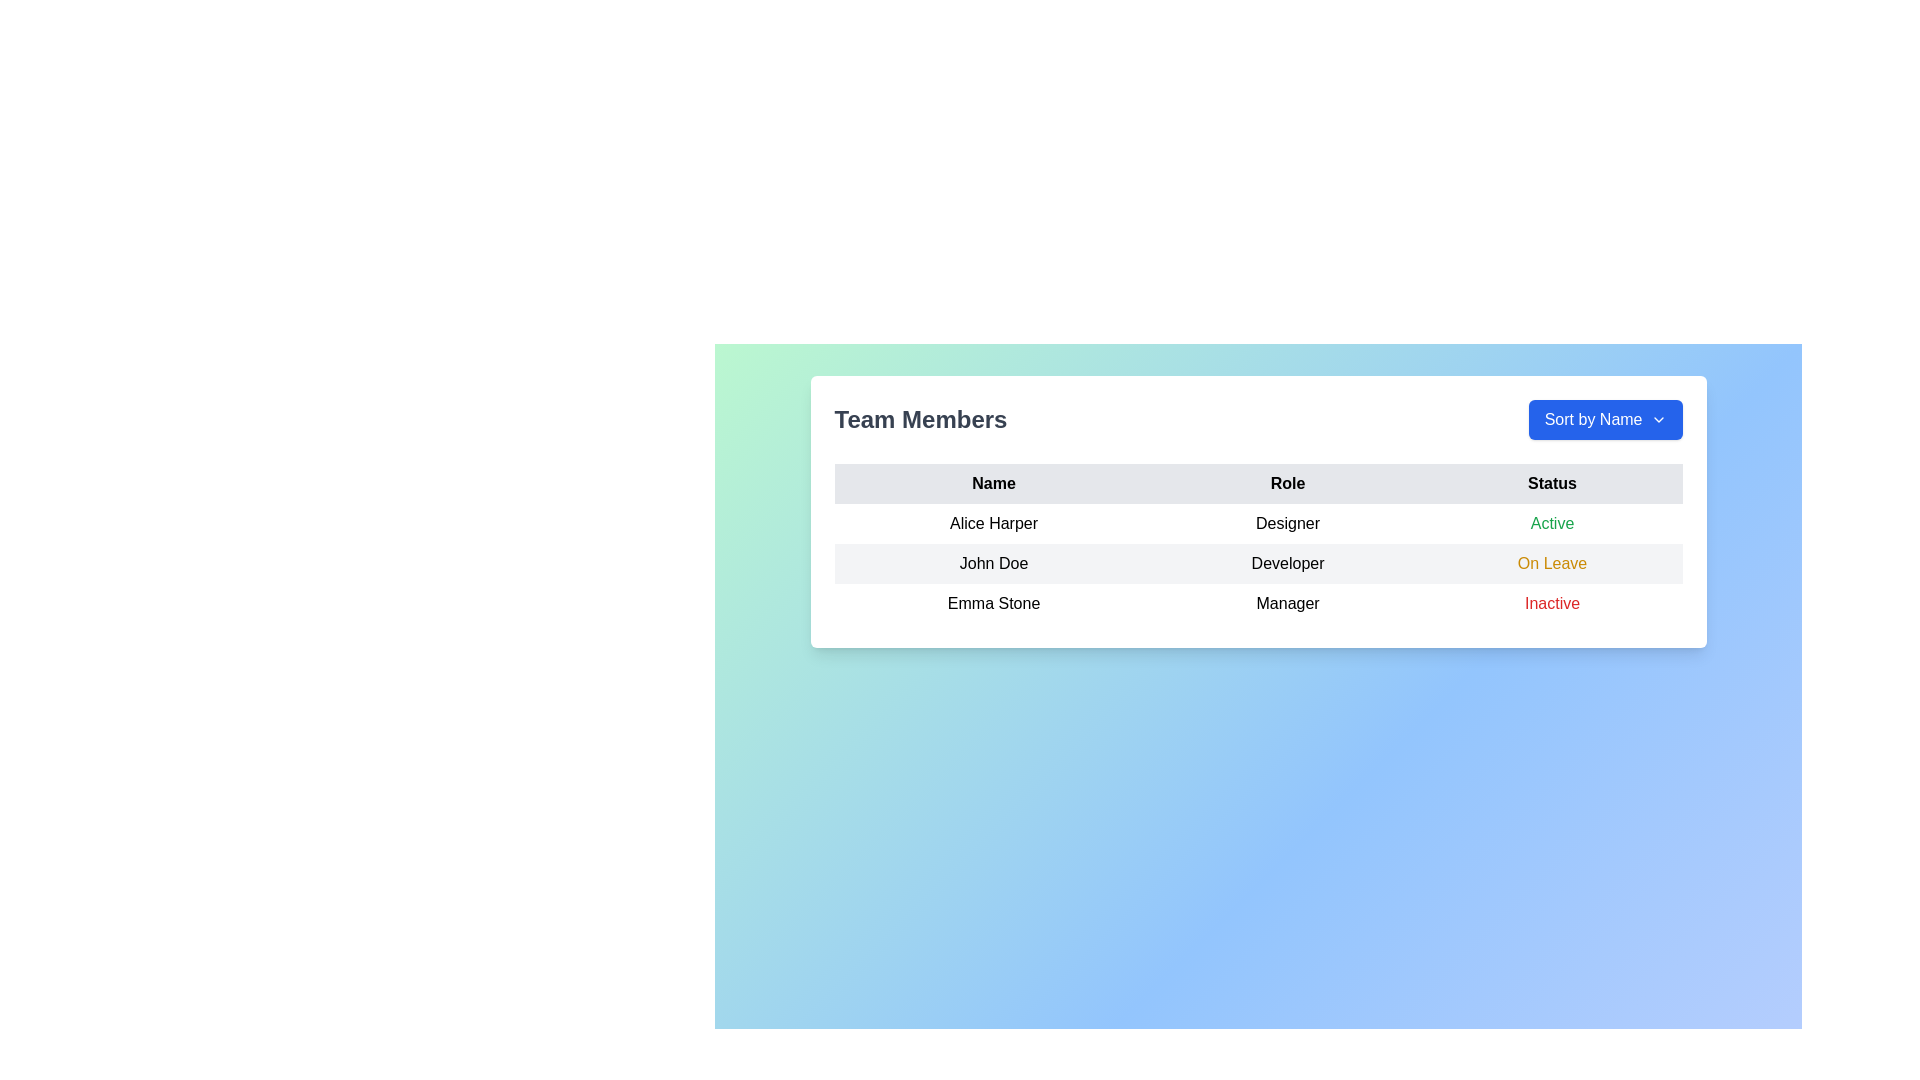 The image size is (1920, 1080). Describe the element at coordinates (1257, 511) in the screenshot. I see `the first table row displaying information about 'Alice Harper', the Designer with status 'Active'` at that location.